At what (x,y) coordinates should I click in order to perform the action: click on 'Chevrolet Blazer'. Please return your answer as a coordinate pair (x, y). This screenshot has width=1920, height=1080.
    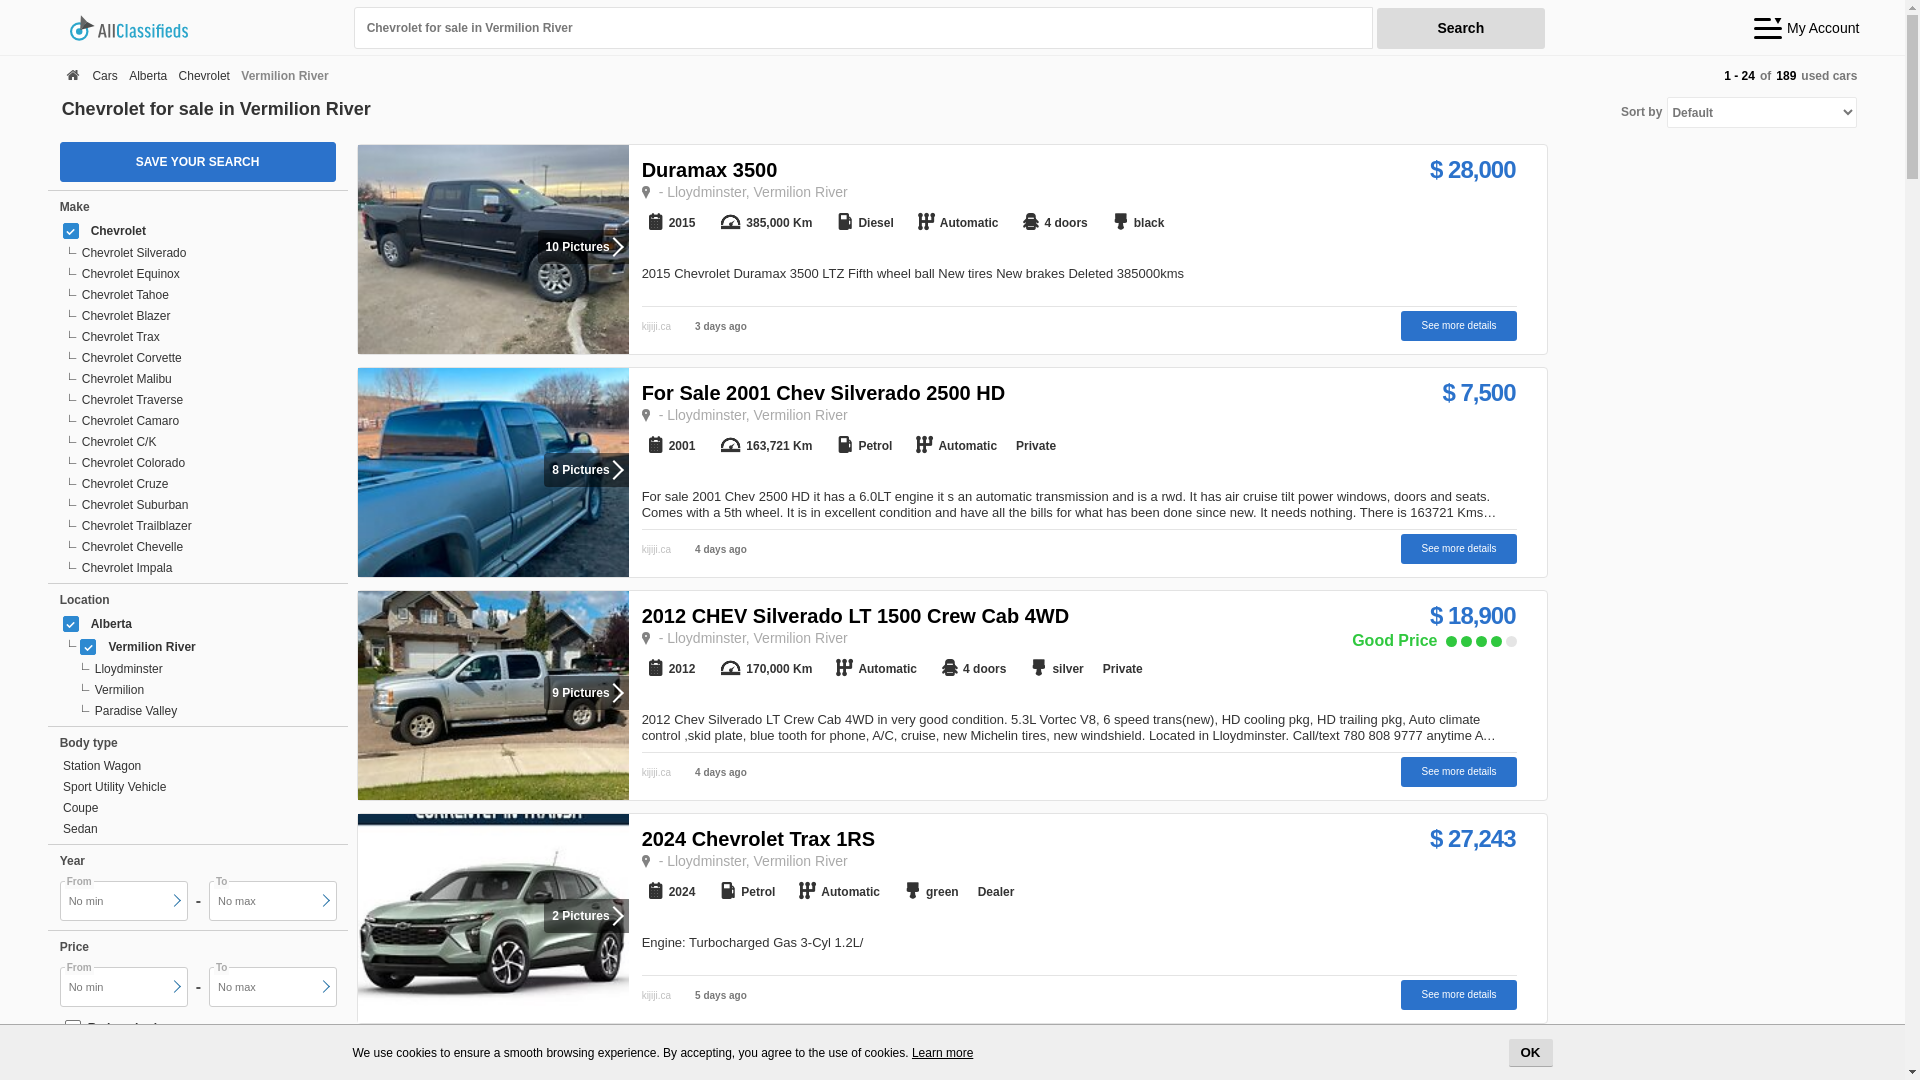
    Looking at the image, I should click on (202, 315).